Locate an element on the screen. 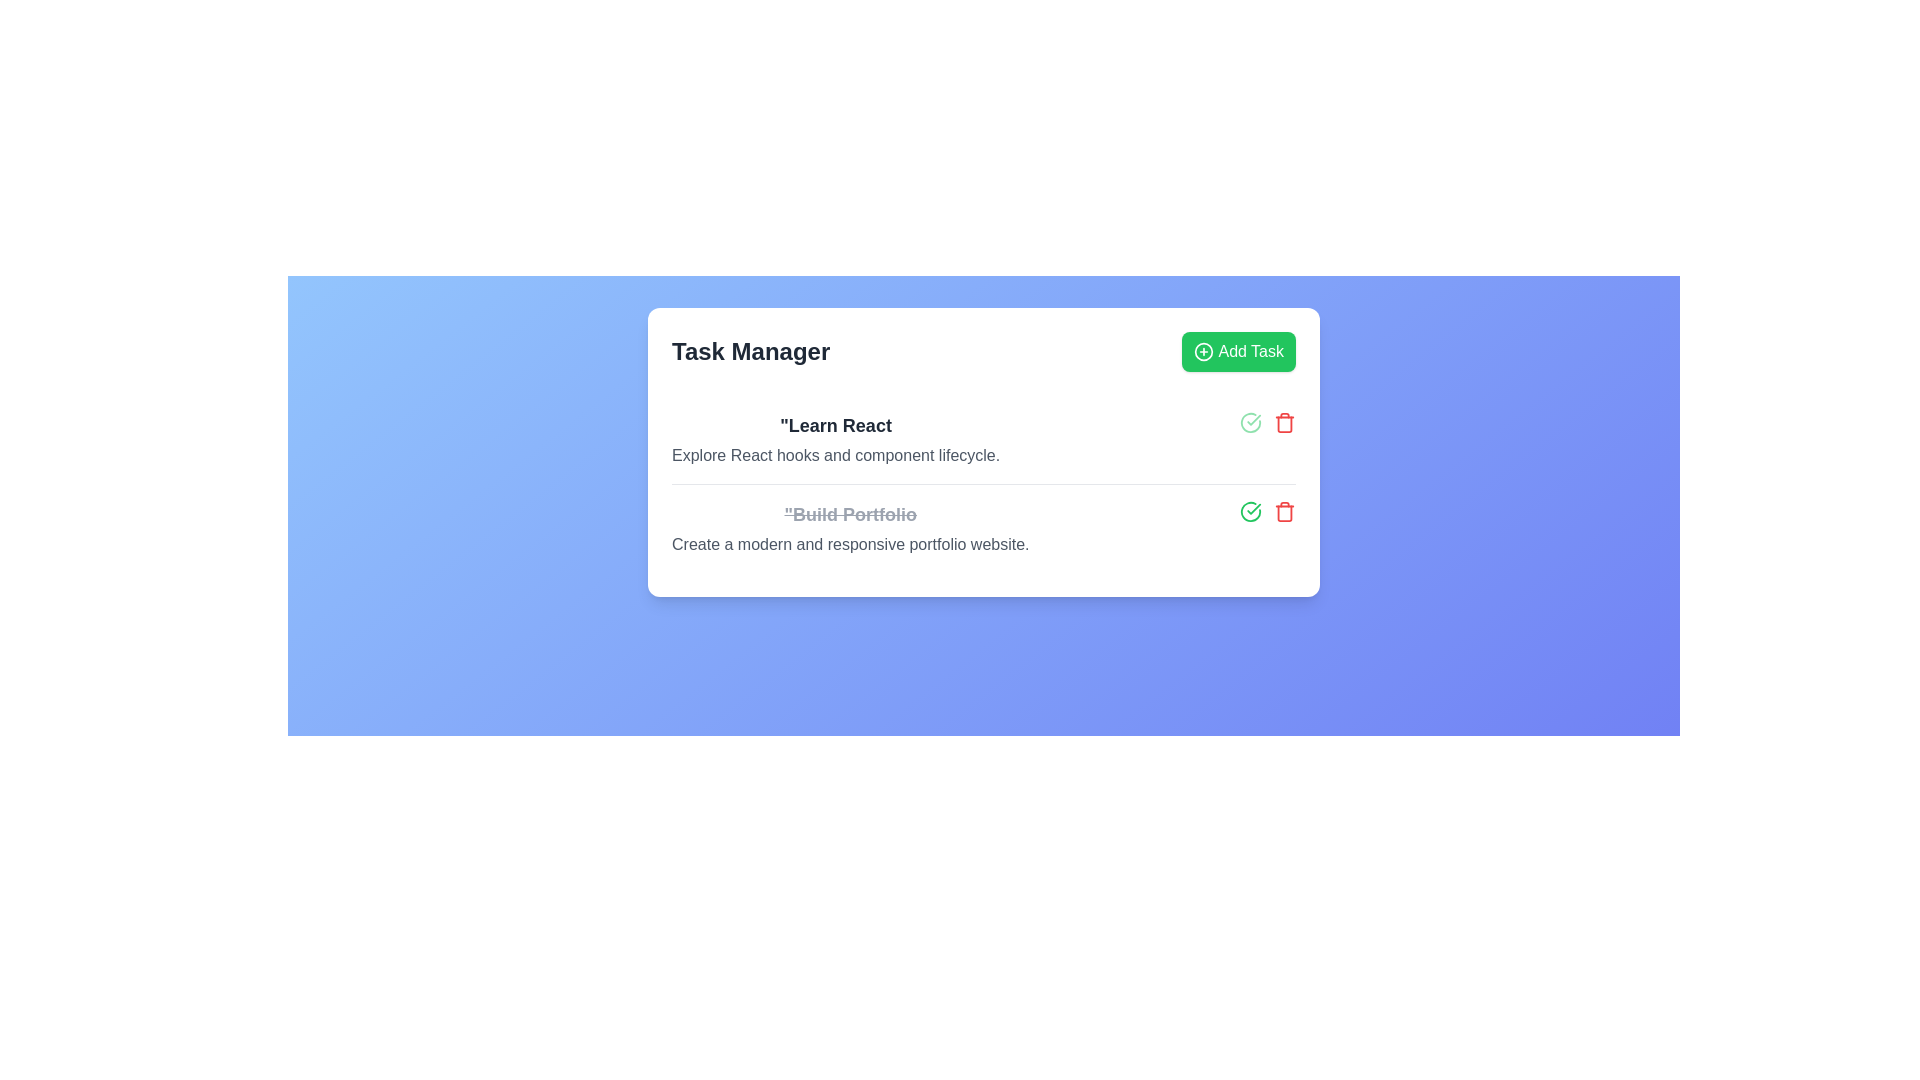  the green 'Add Task' button, which contains a circular plus icon at its center, located in the top right corner of the task management interface is located at coordinates (1203, 350).